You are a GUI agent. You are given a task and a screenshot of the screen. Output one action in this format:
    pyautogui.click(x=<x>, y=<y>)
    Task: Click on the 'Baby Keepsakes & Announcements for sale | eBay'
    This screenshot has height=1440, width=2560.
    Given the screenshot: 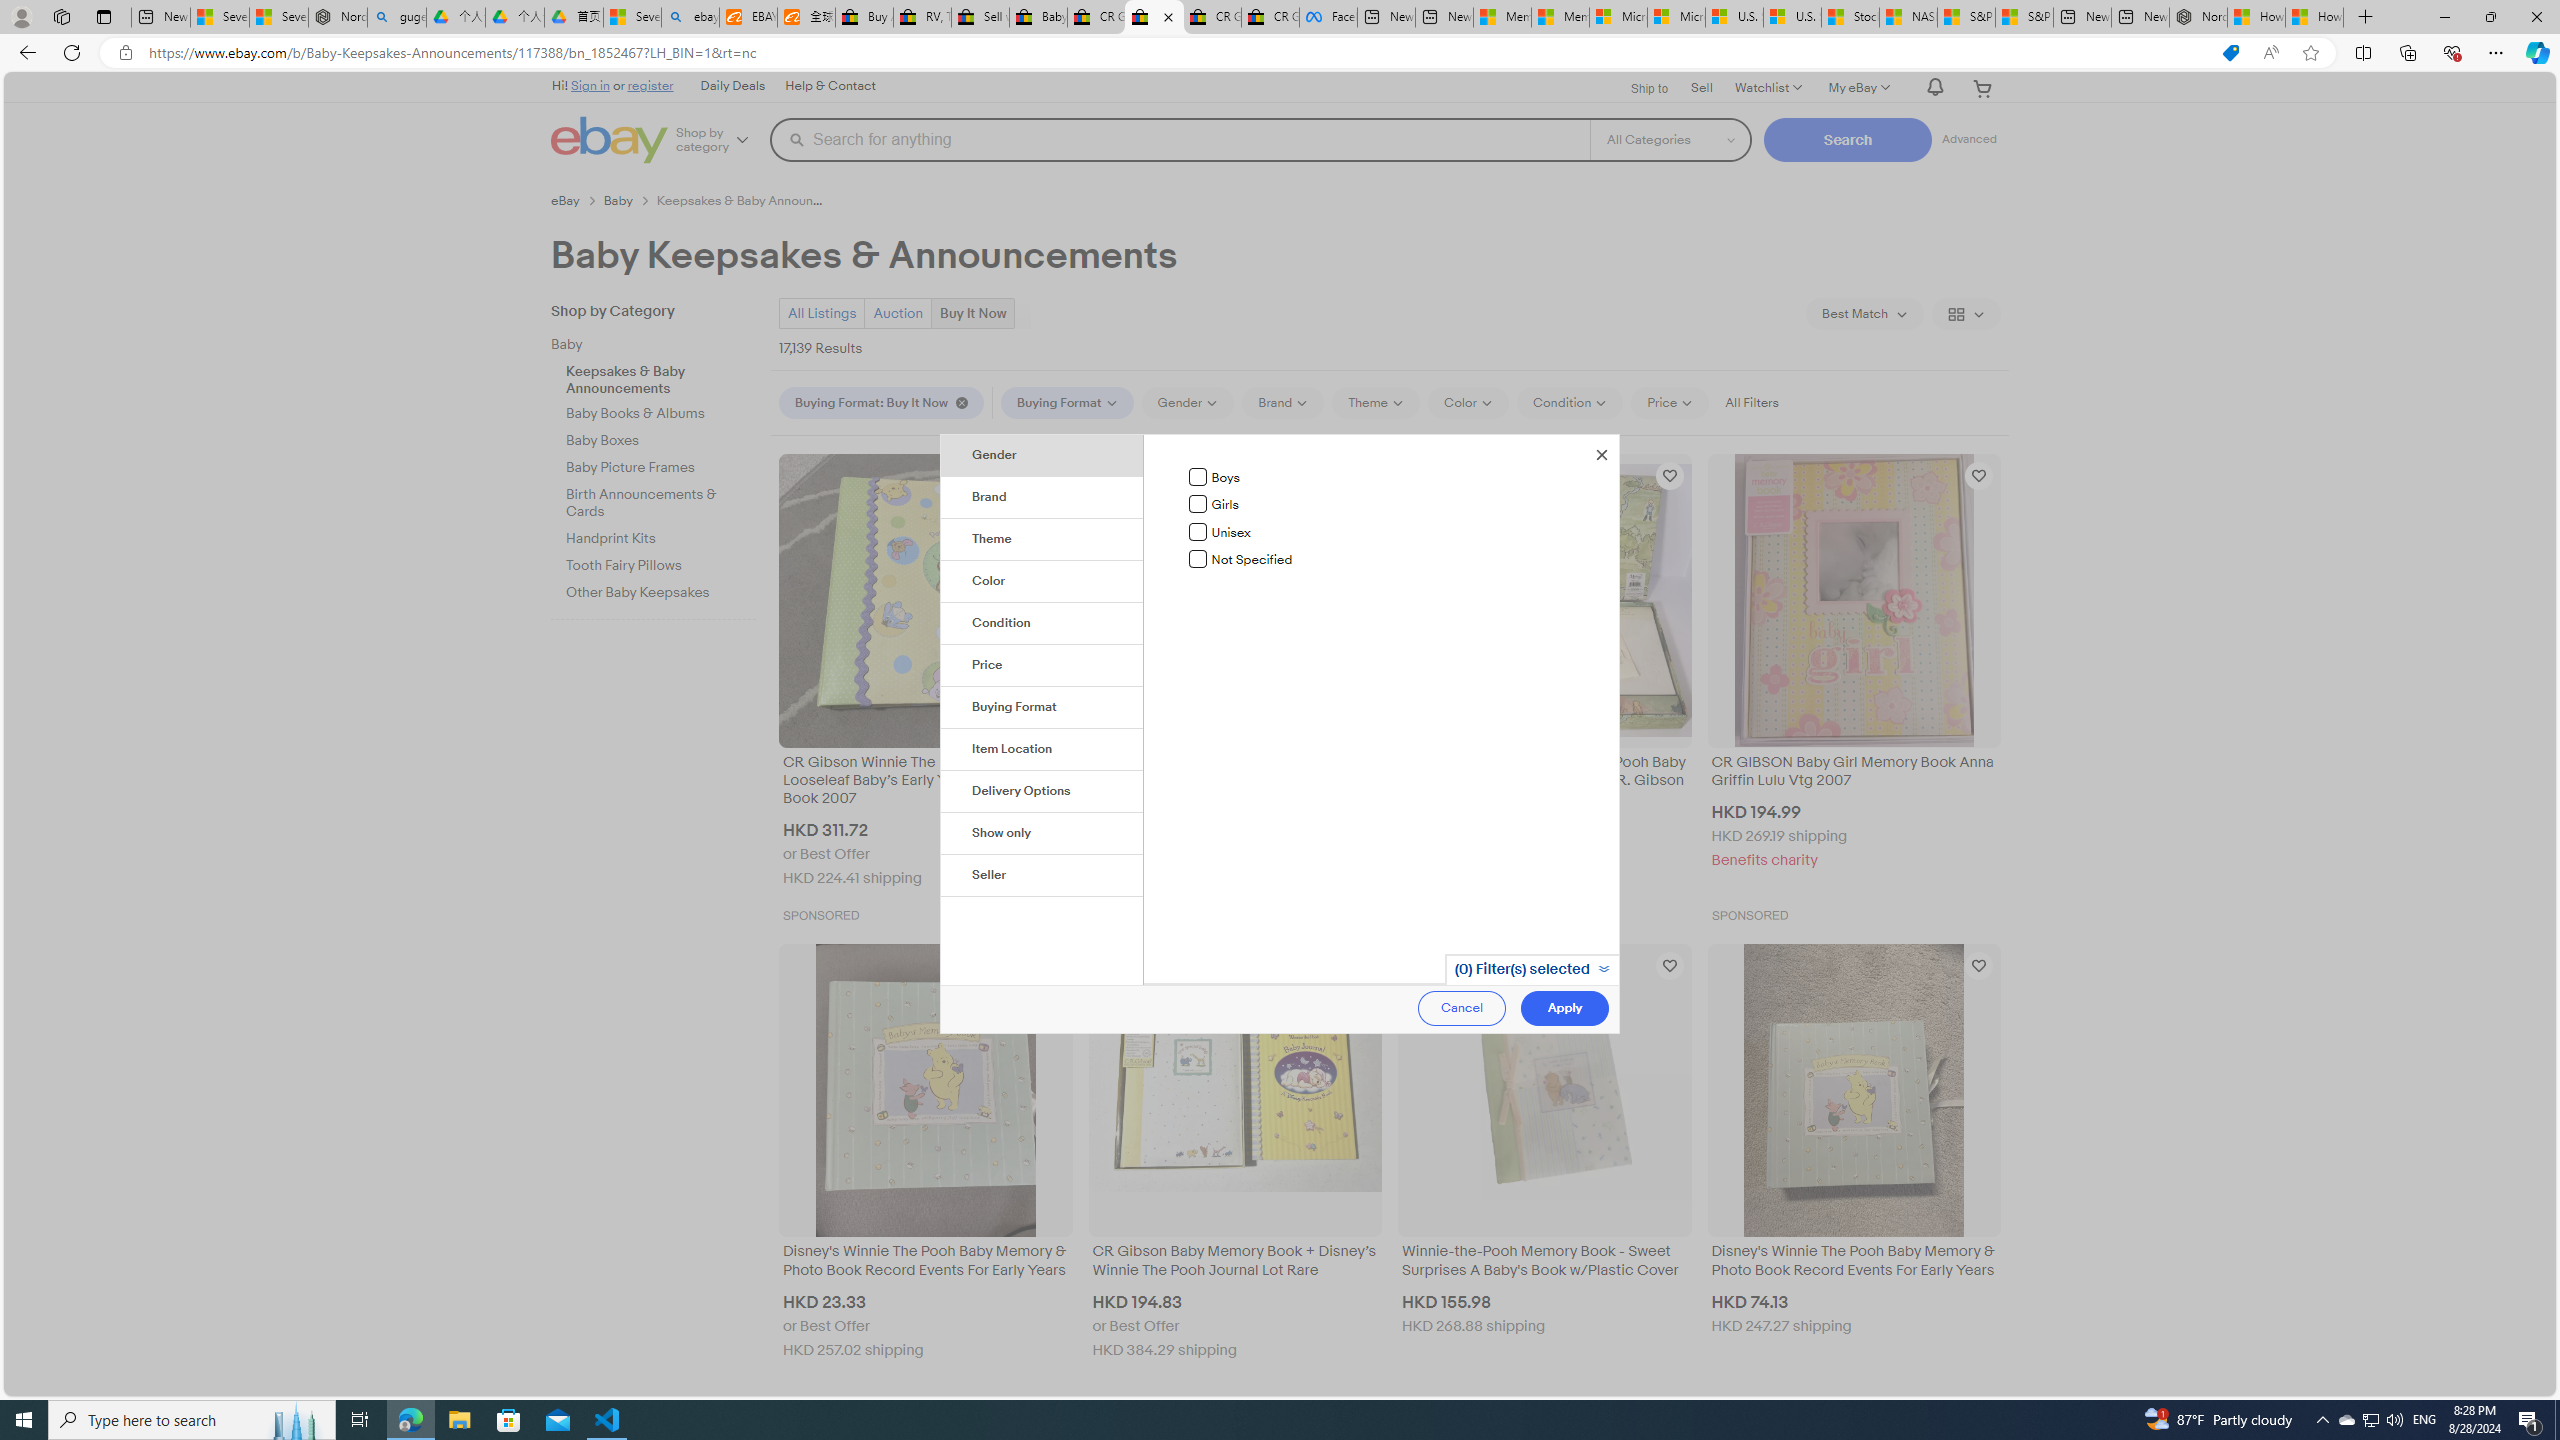 What is the action you would take?
    pyautogui.click(x=1153, y=16)
    